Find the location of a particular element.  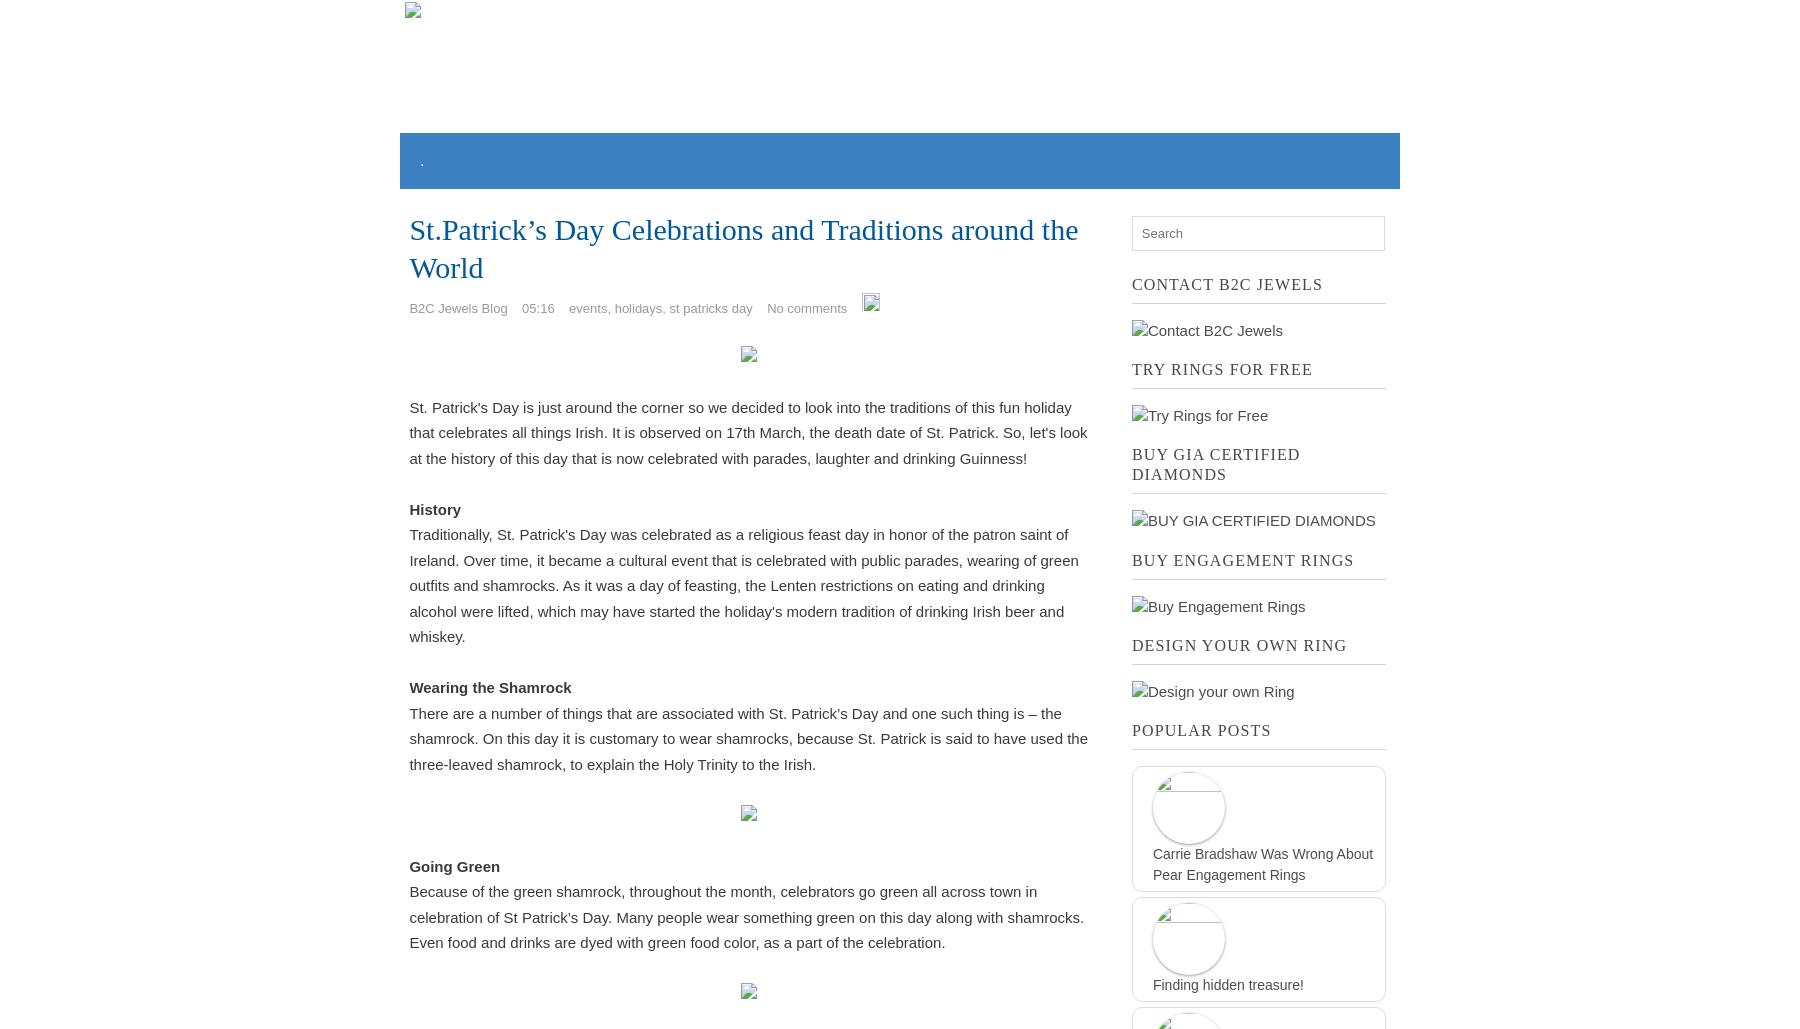

'Popular Posts' is located at coordinates (1129, 729).